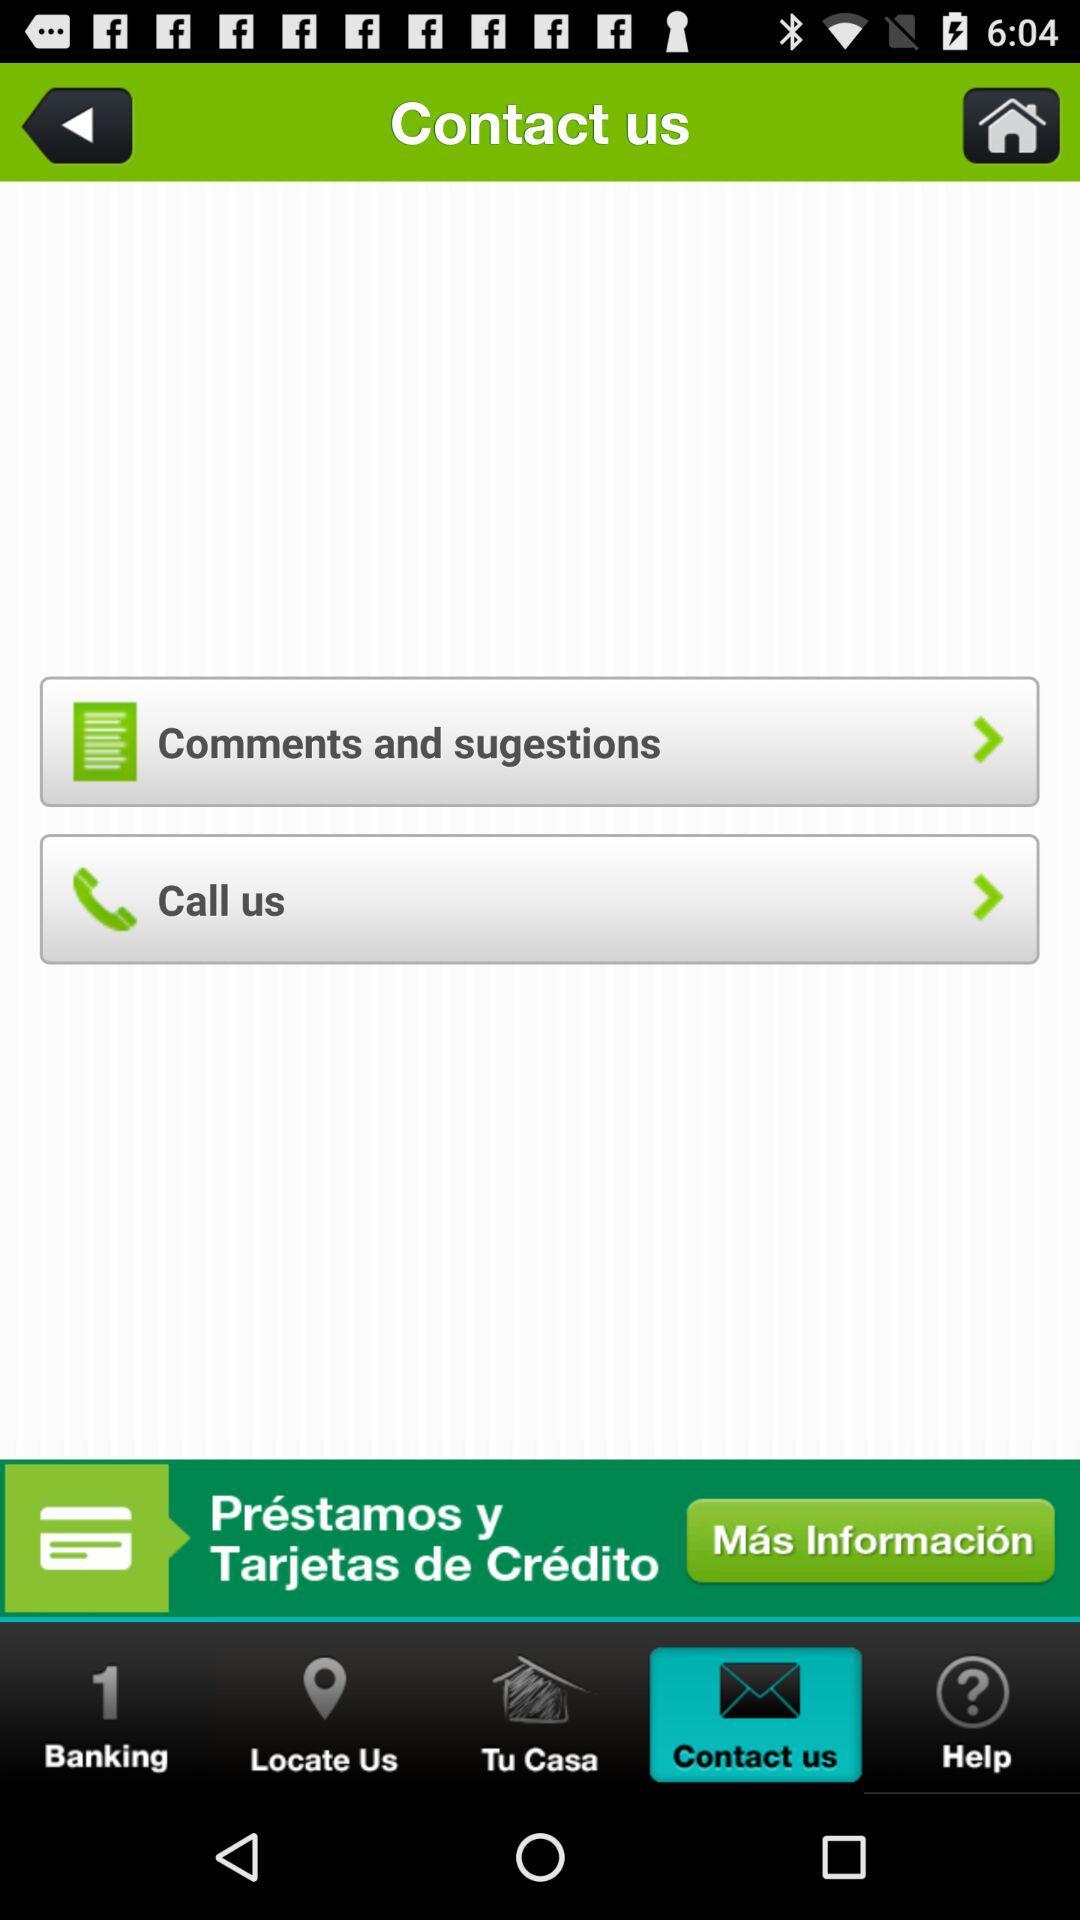  What do you see at coordinates (971, 1707) in the screenshot?
I see `get assistance on a problem with the app` at bounding box center [971, 1707].